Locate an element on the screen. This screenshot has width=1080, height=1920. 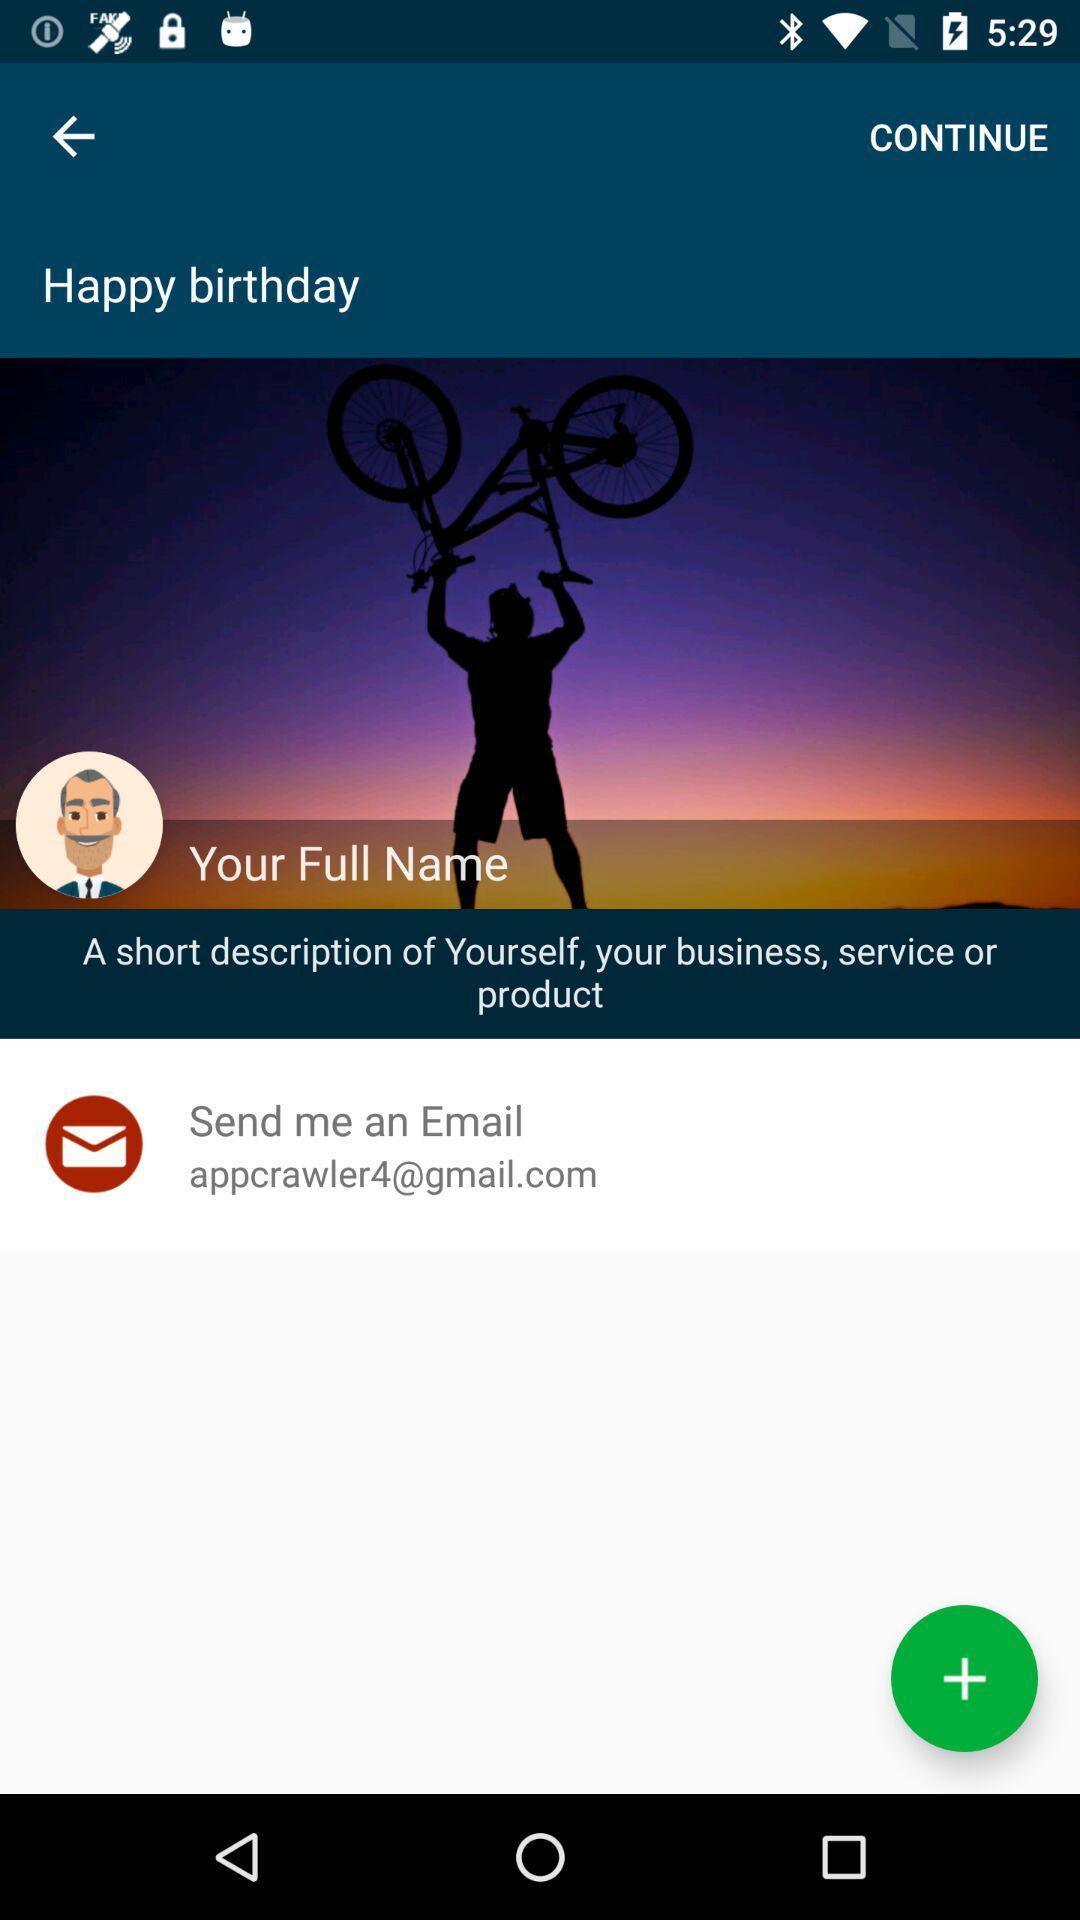
icon below the happy birthday is located at coordinates (623, 862).